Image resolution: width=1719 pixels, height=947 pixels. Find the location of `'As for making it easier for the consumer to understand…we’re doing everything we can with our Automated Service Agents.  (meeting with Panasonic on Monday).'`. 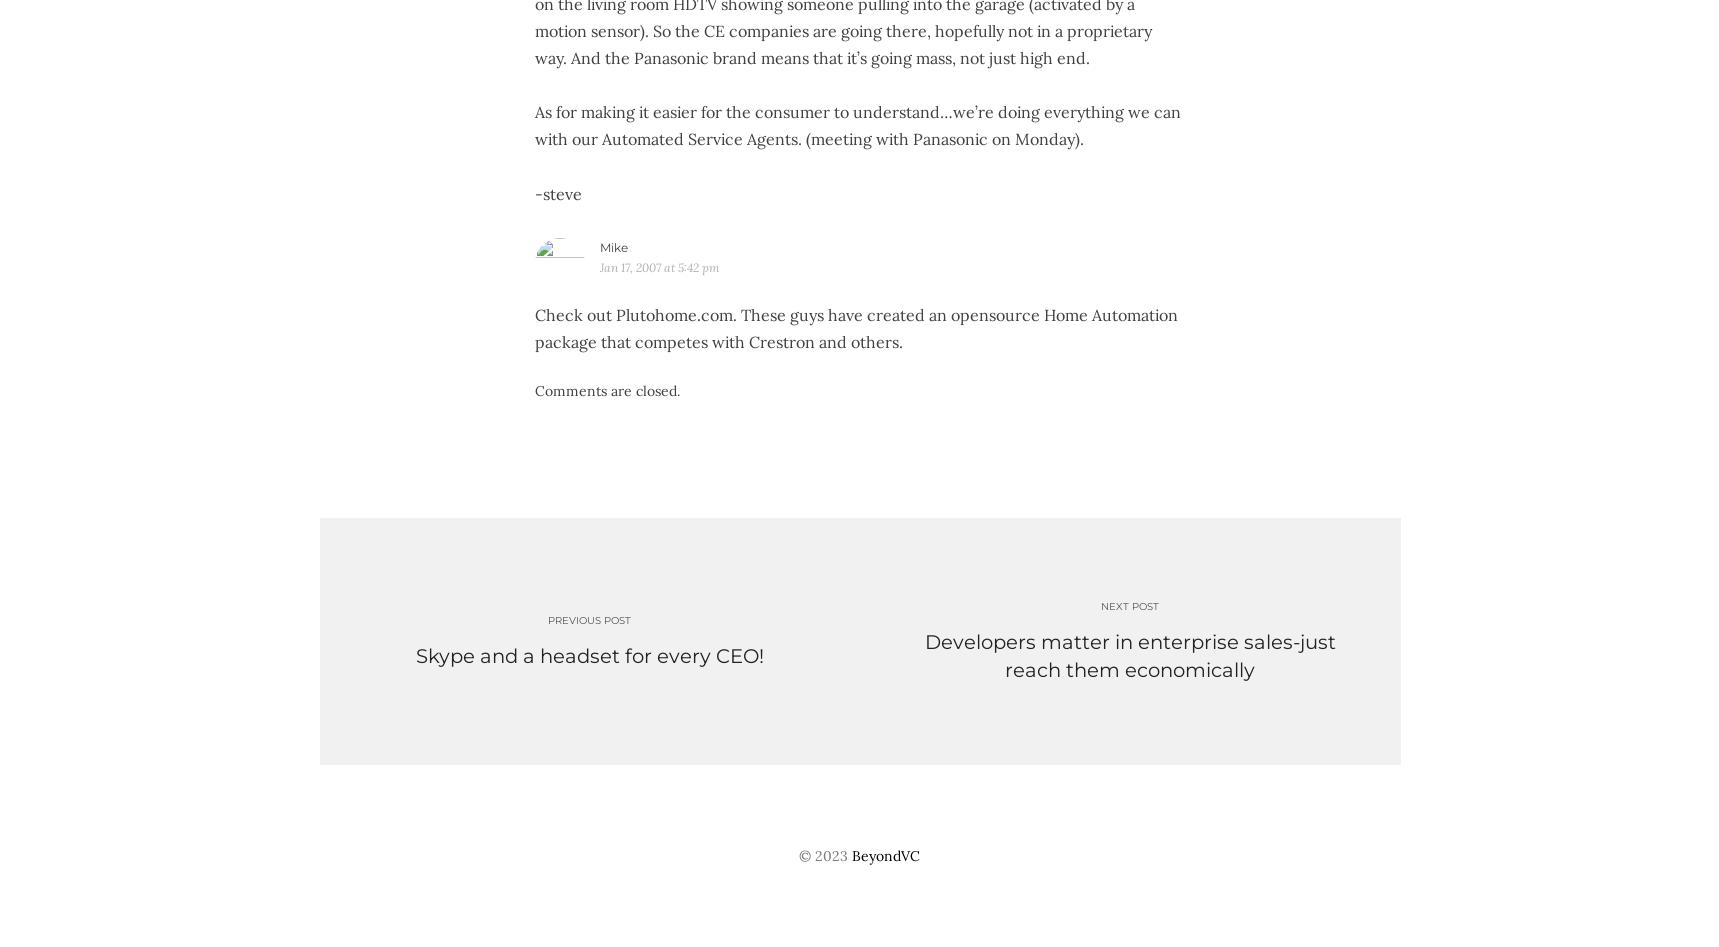

'As for making it easier for the consumer to understand…we’re doing everything we can with our Automated Service Agents.  (meeting with Panasonic on Monday).' is located at coordinates (855, 124).